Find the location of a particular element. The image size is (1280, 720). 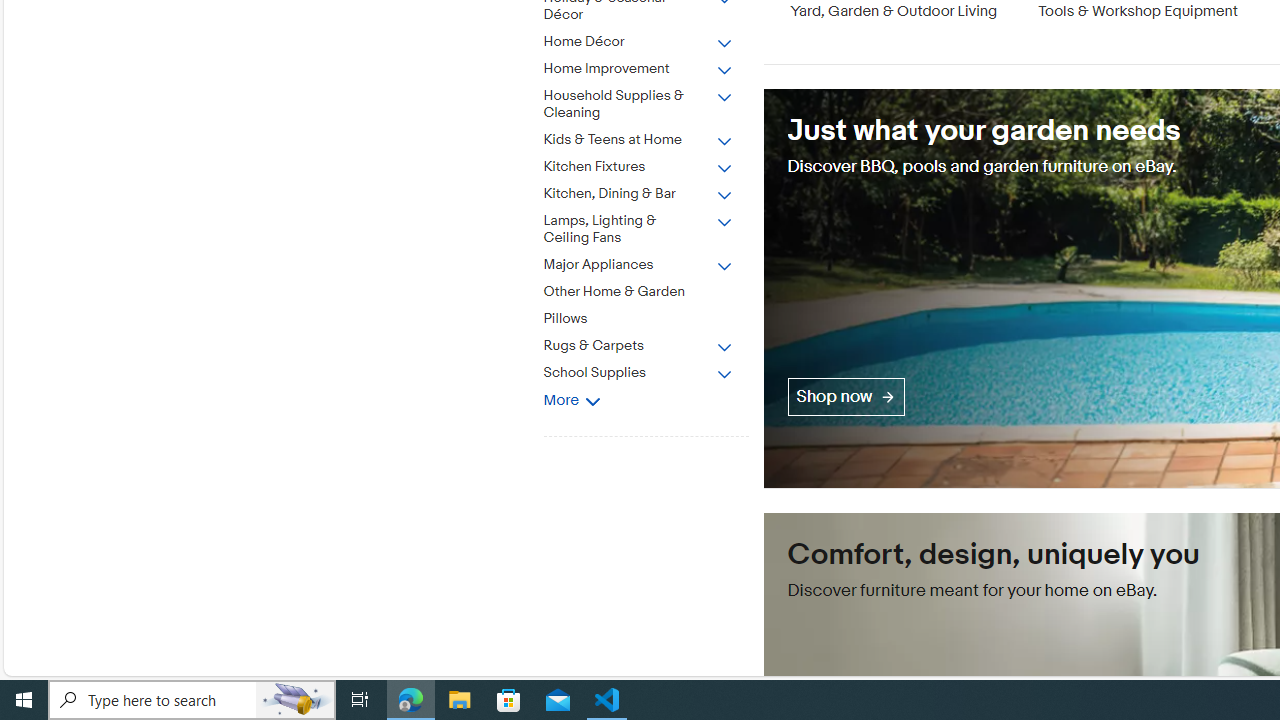

'Rugs & Carpets' is located at coordinates (653, 341).